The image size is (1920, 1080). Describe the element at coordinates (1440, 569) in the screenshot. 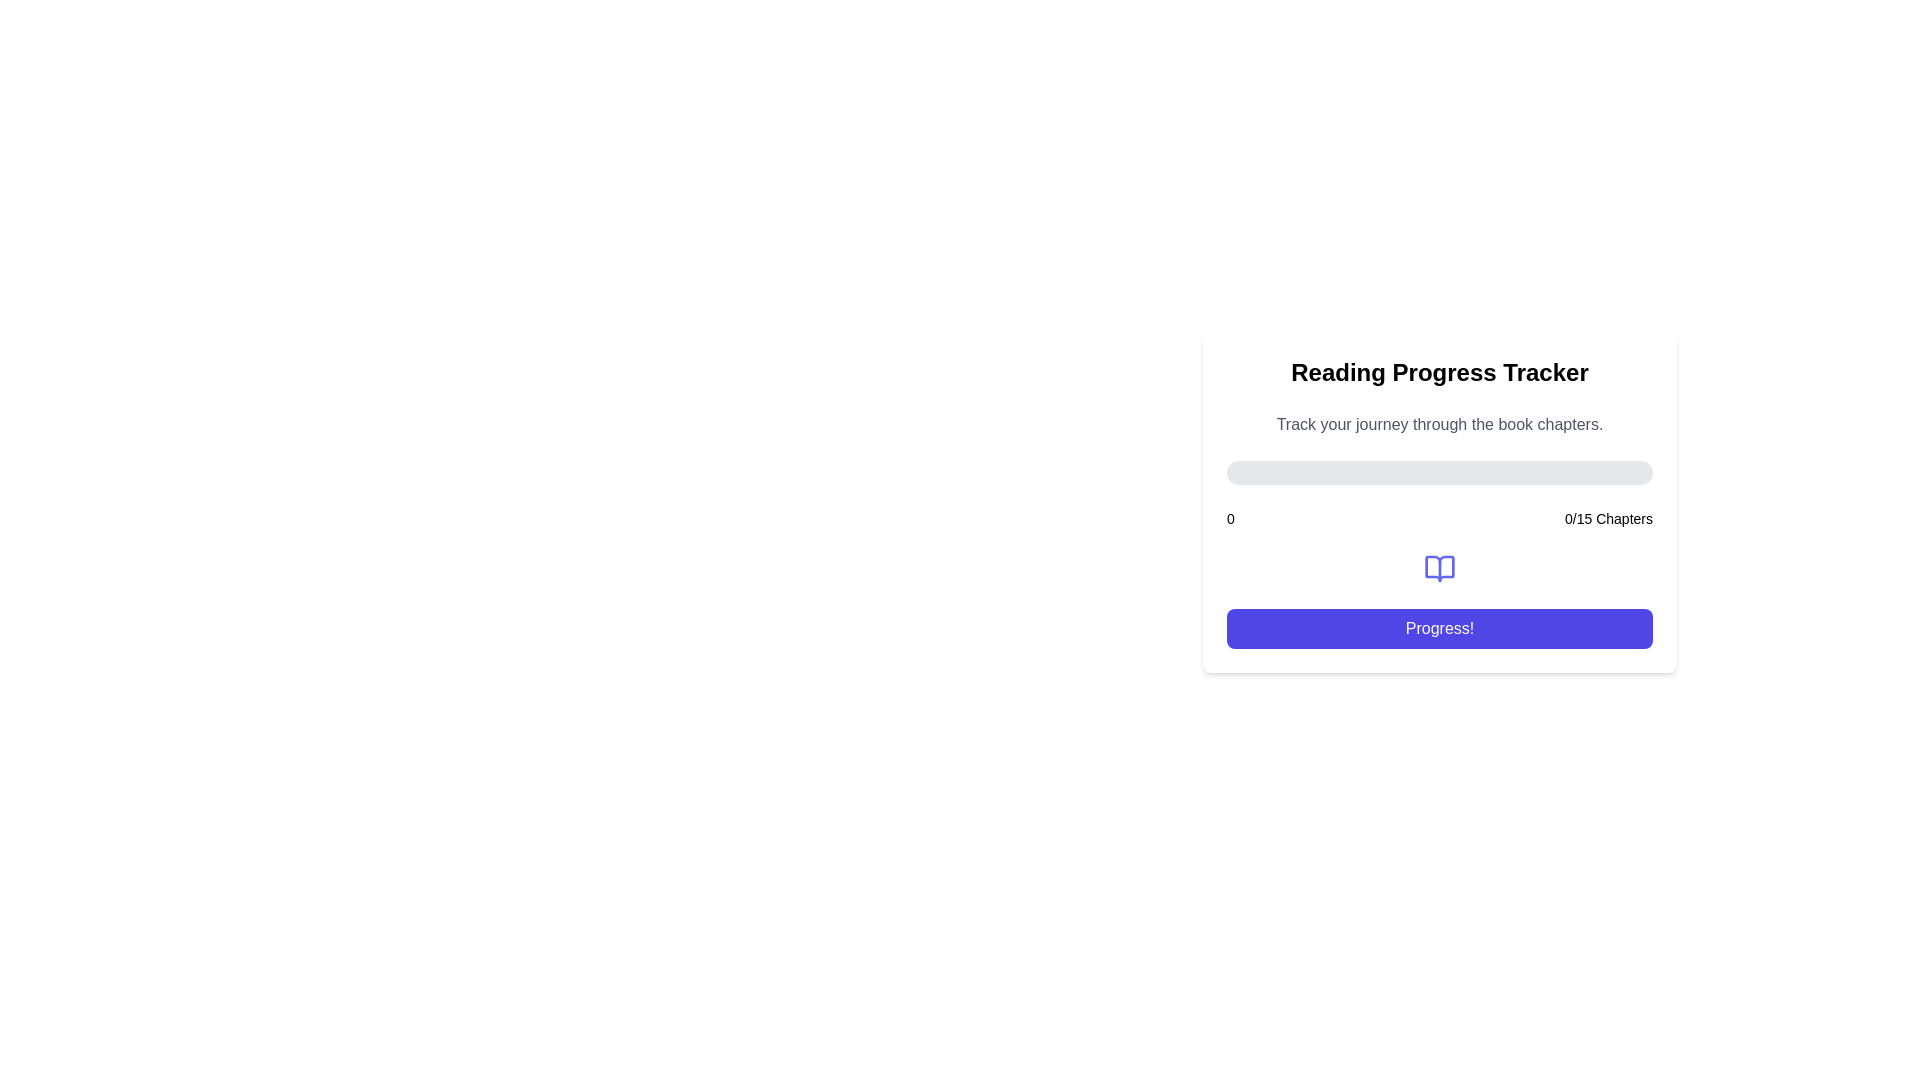

I see `the open book icon, which is purple or indigo in color and located above the 'Progress!' button in the card layout` at that location.